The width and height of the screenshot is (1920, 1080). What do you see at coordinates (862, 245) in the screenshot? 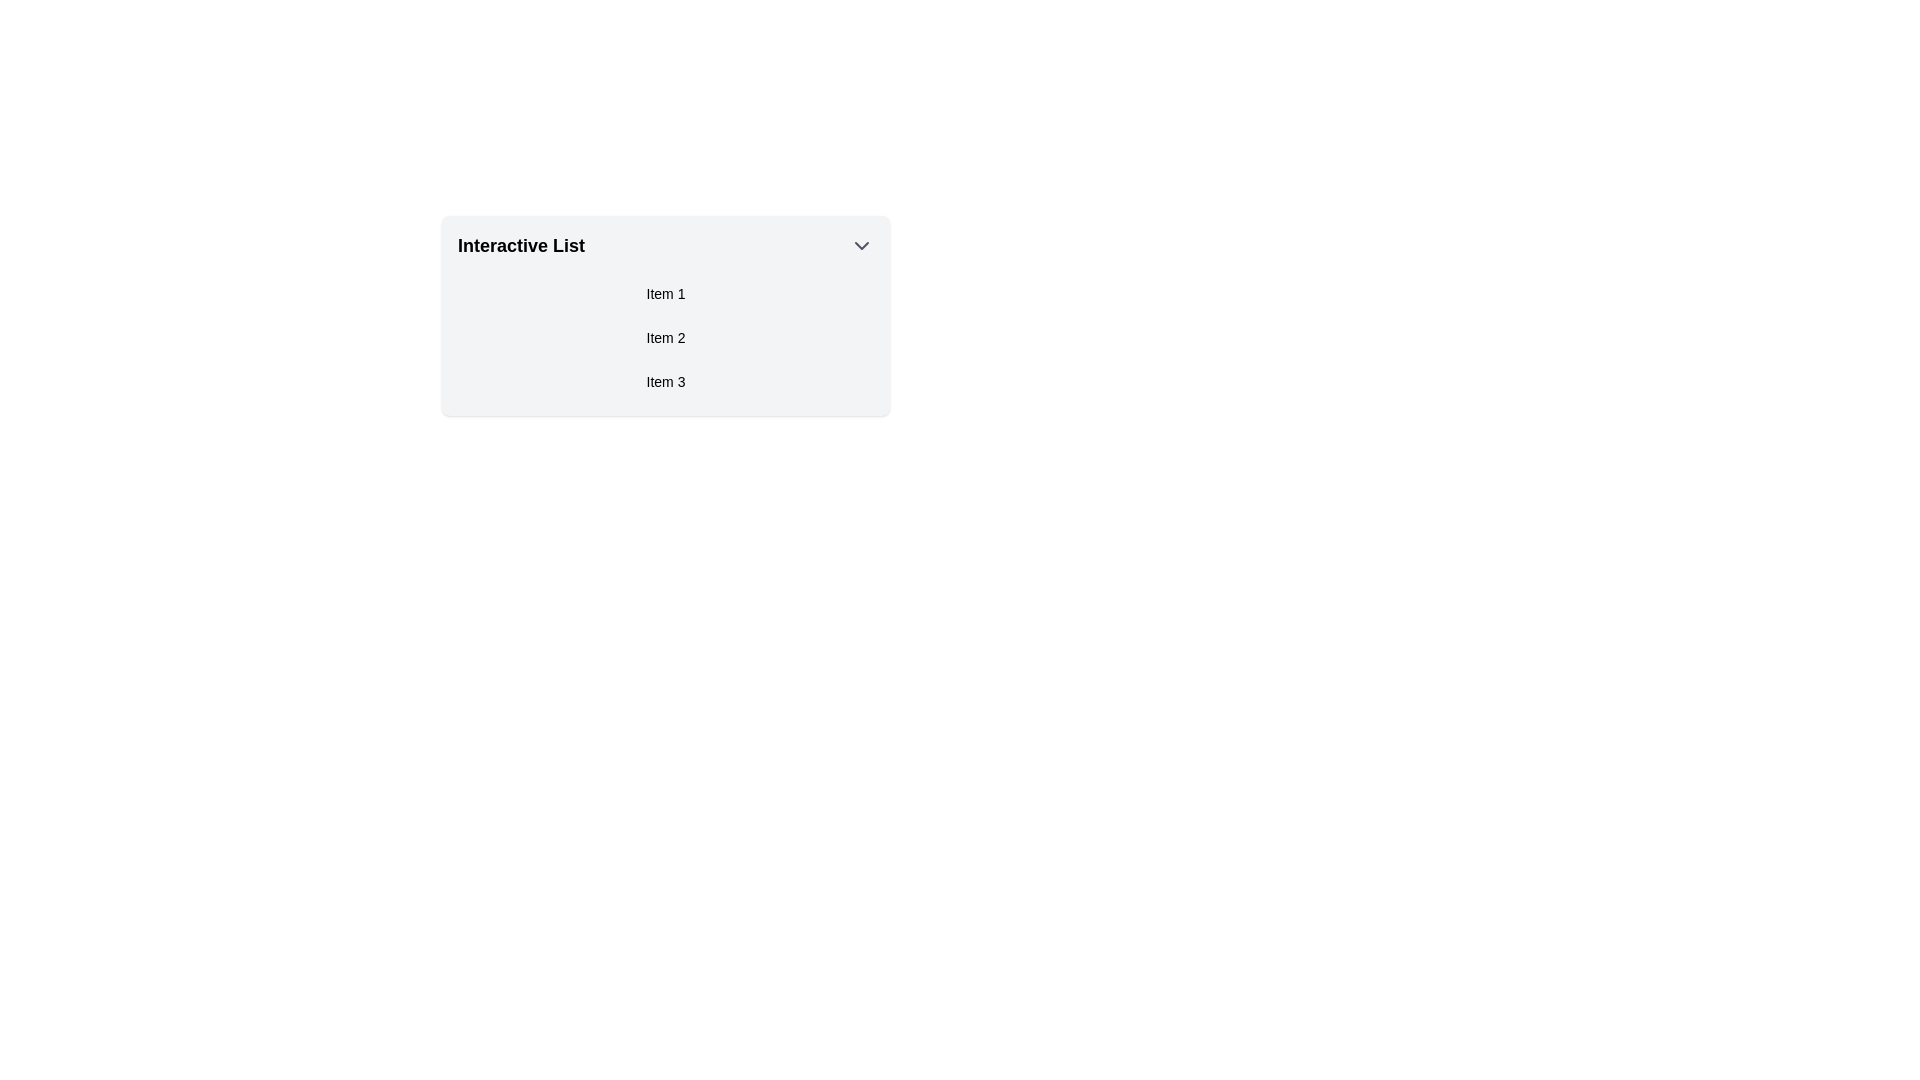
I see `the chevron icon located on the right end of the header row of the collapsible panel` at bounding box center [862, 245].